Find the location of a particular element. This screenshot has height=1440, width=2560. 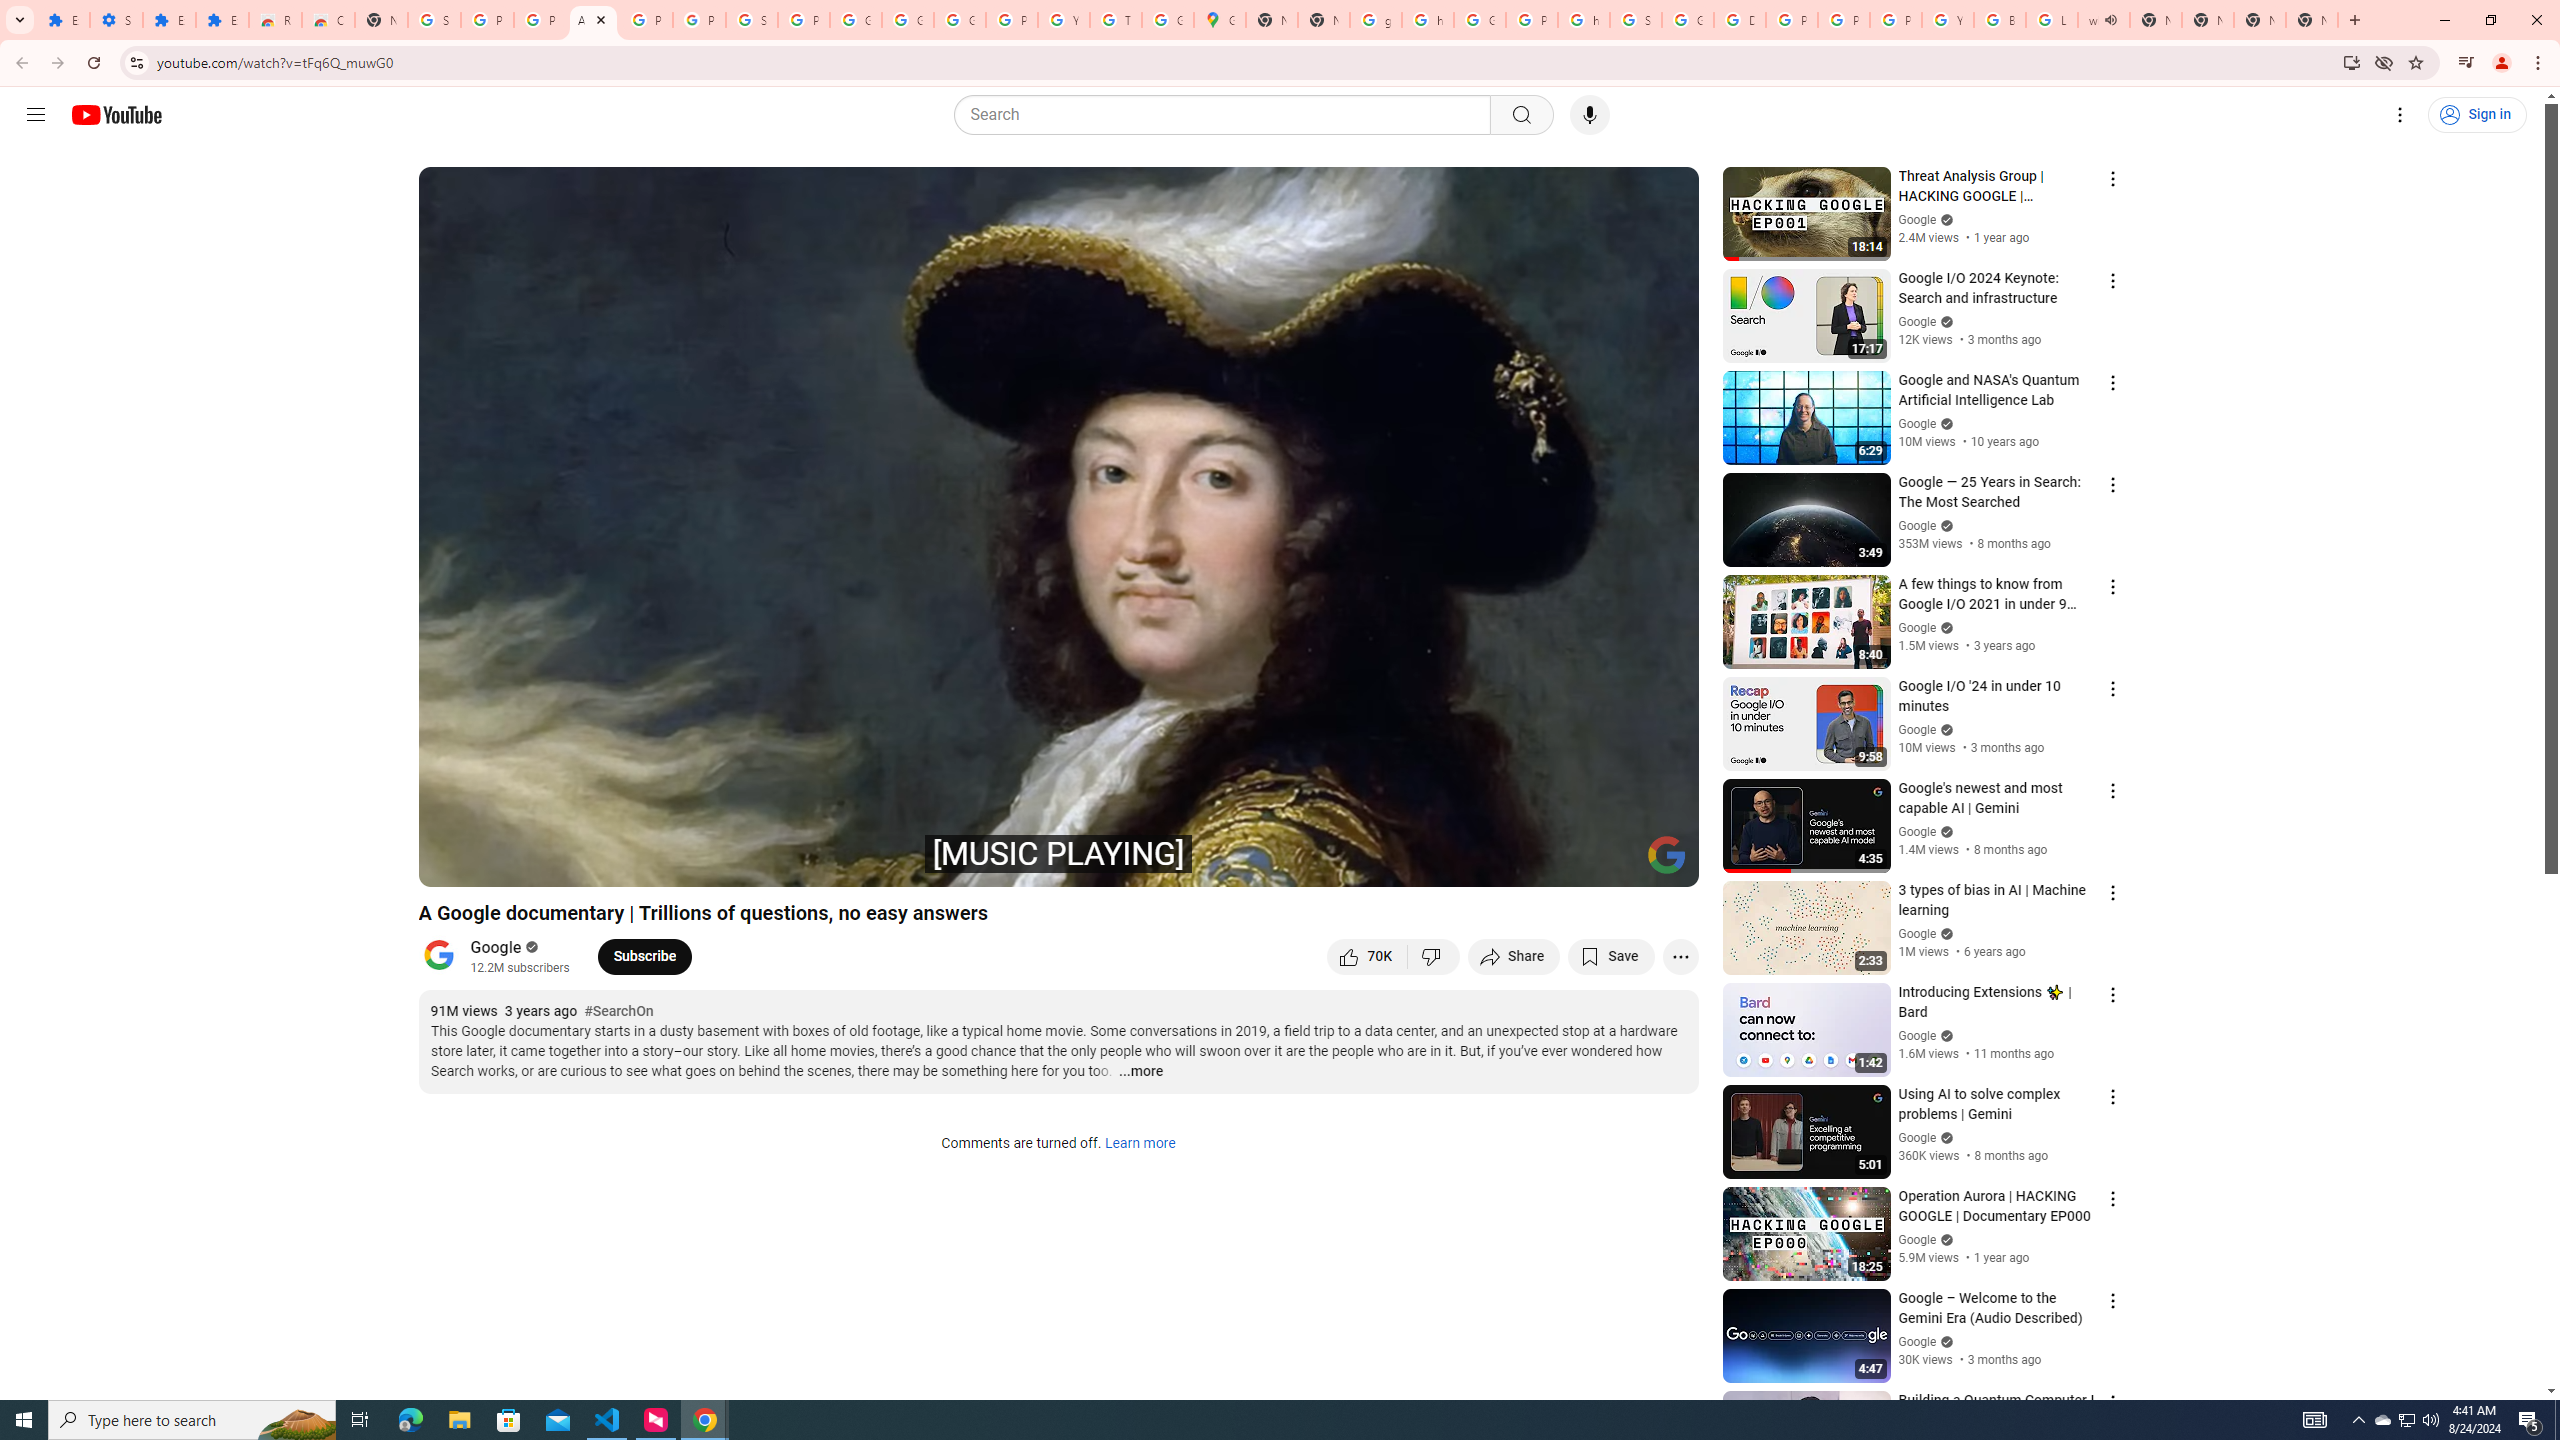

'YouTube' is located at coordinates (1948, 19).